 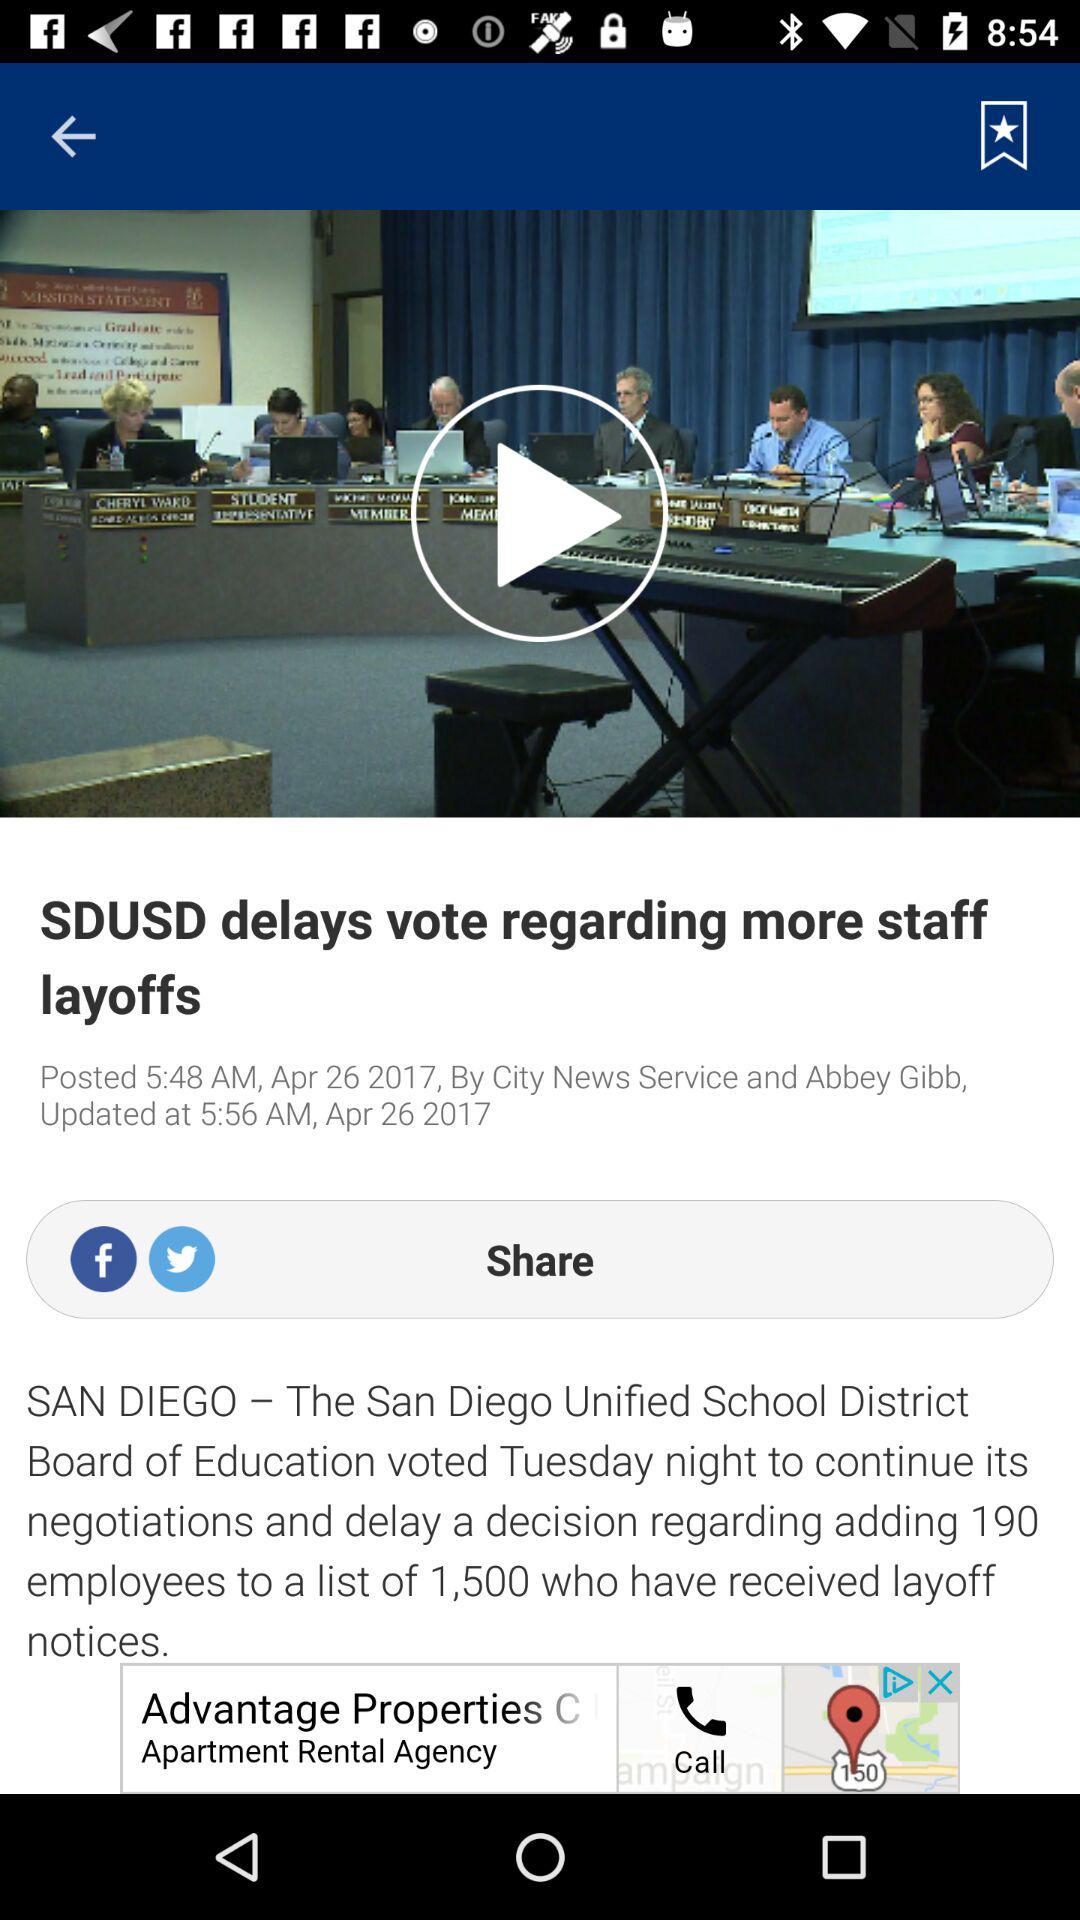 What do you see at coordinates (1004, 135) in the screenshot?
I see `click archieve button` at bounding box center [1004, 135].